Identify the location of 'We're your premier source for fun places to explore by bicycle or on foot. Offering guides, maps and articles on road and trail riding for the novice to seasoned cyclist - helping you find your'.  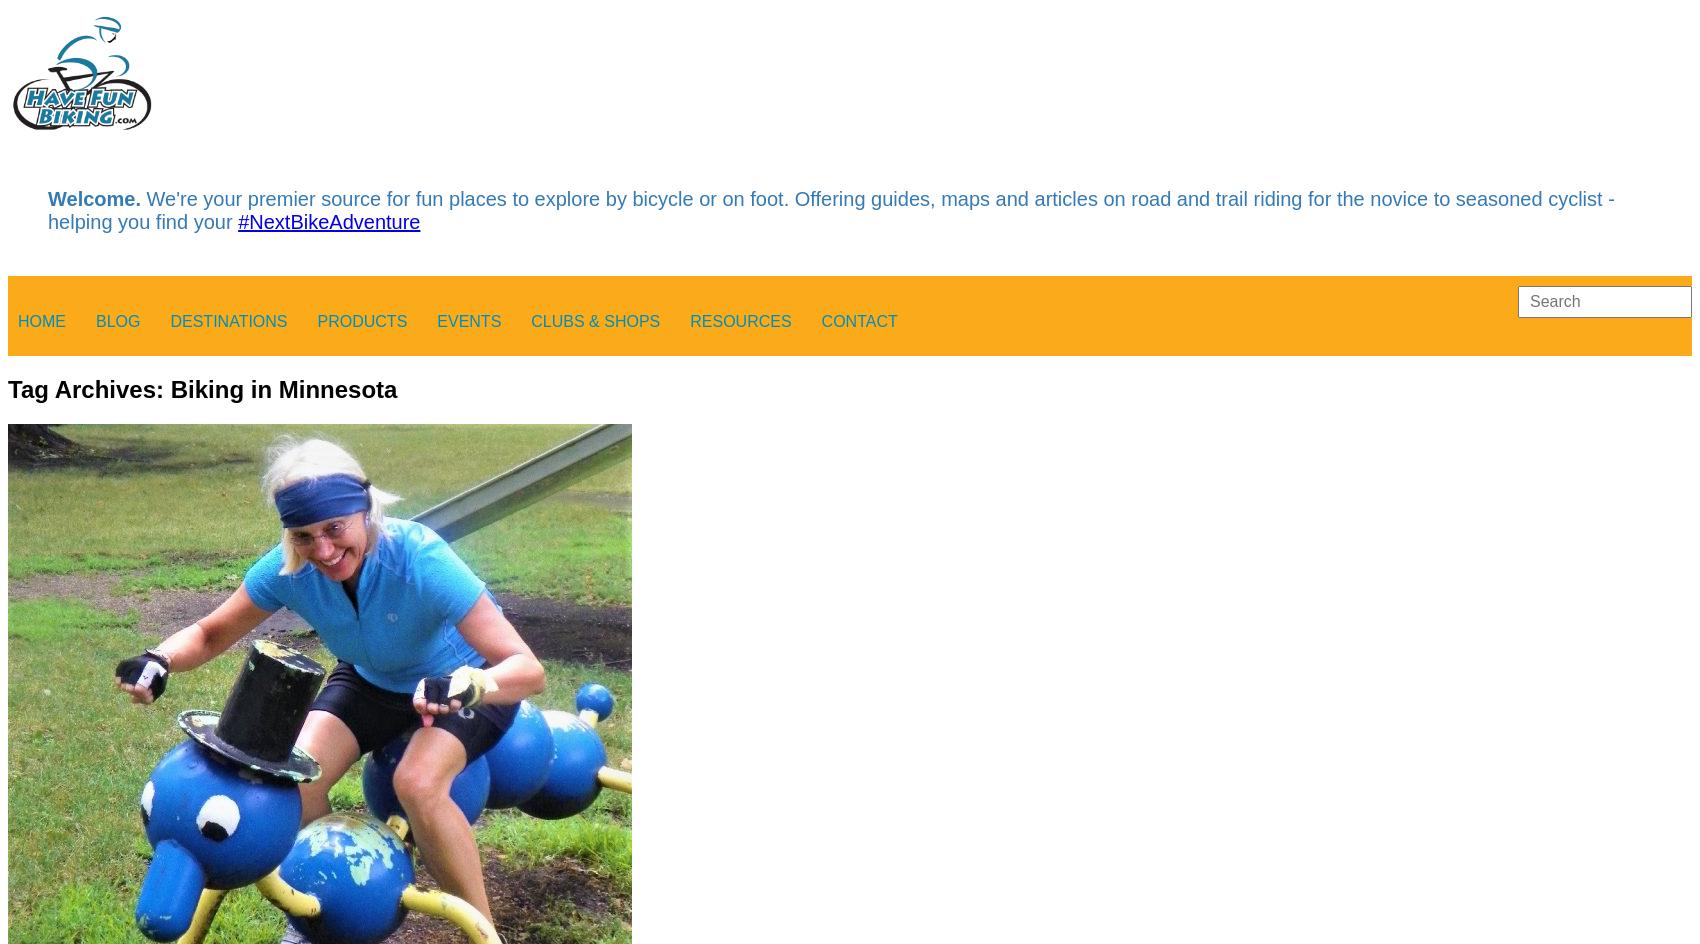
(829, 209).